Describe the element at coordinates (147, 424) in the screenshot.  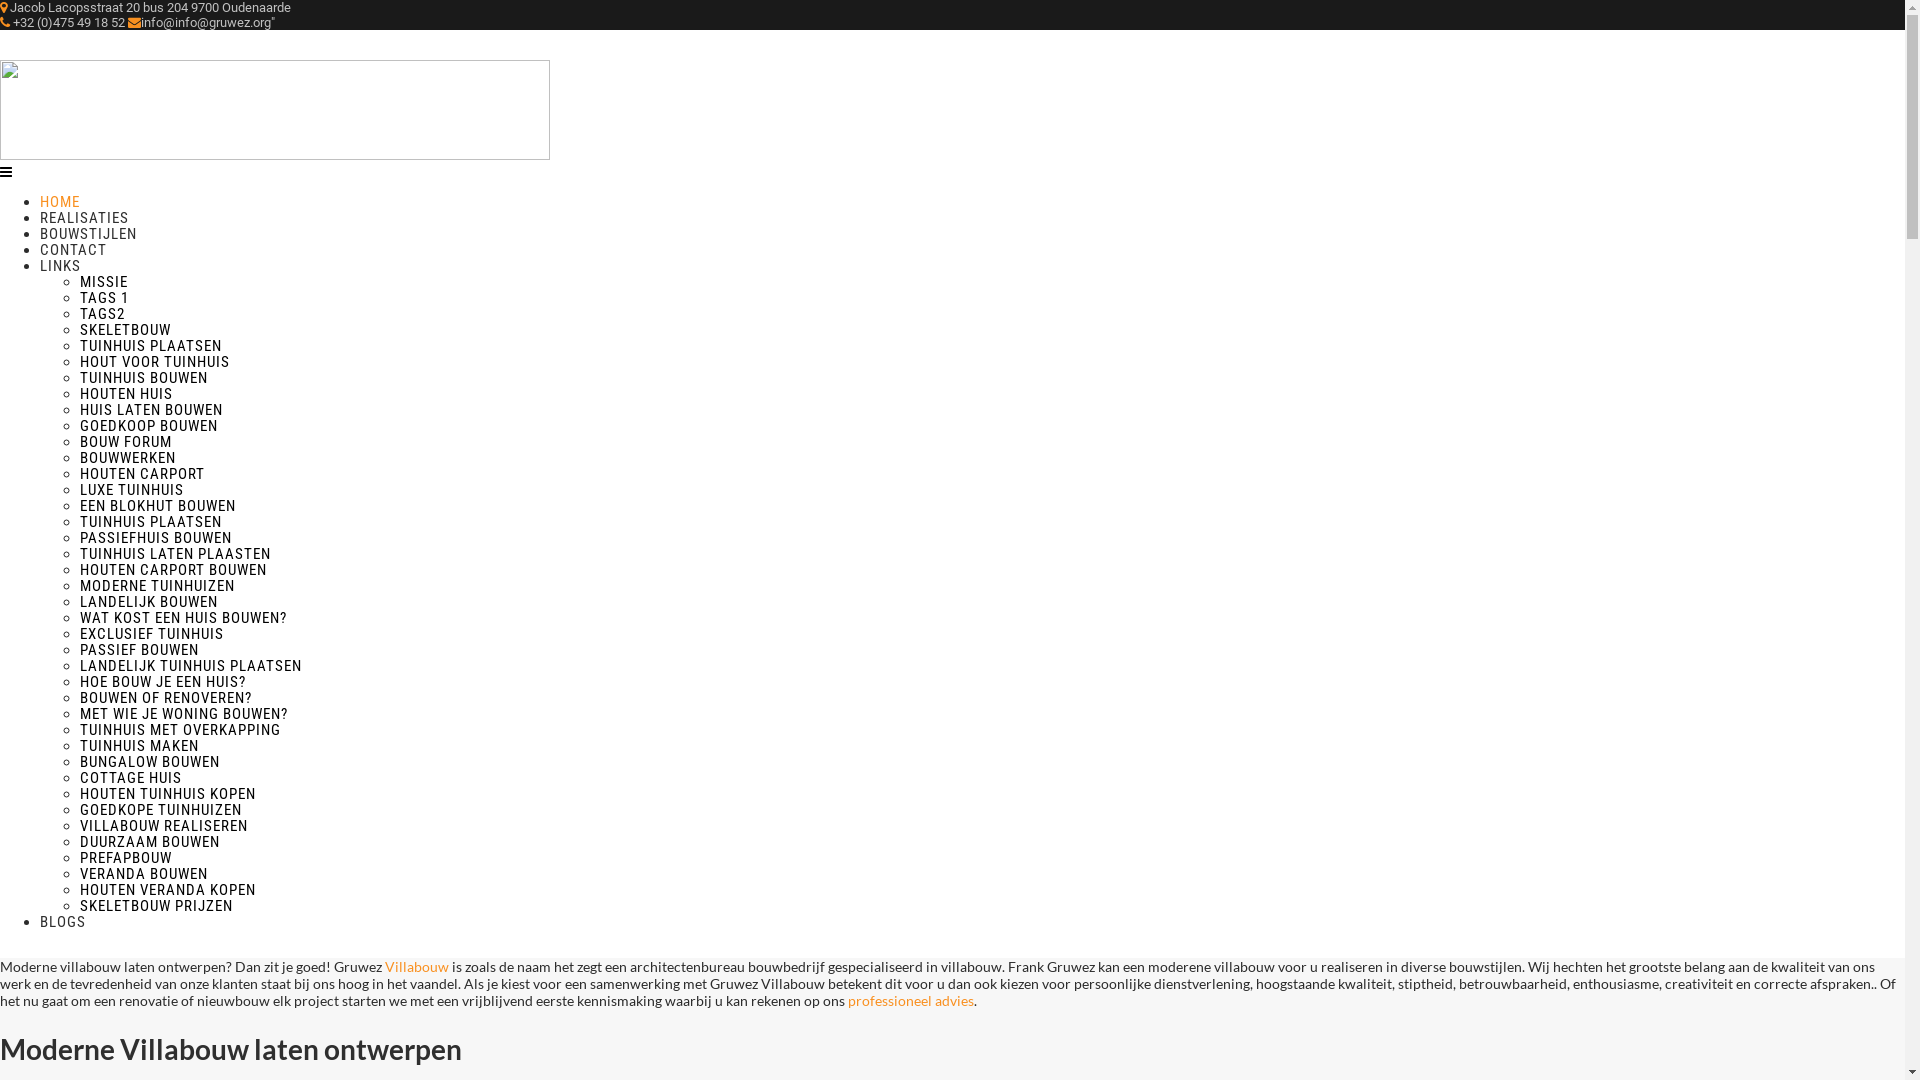
I see `'GOEDKOOP BOUWEN'` at that location.